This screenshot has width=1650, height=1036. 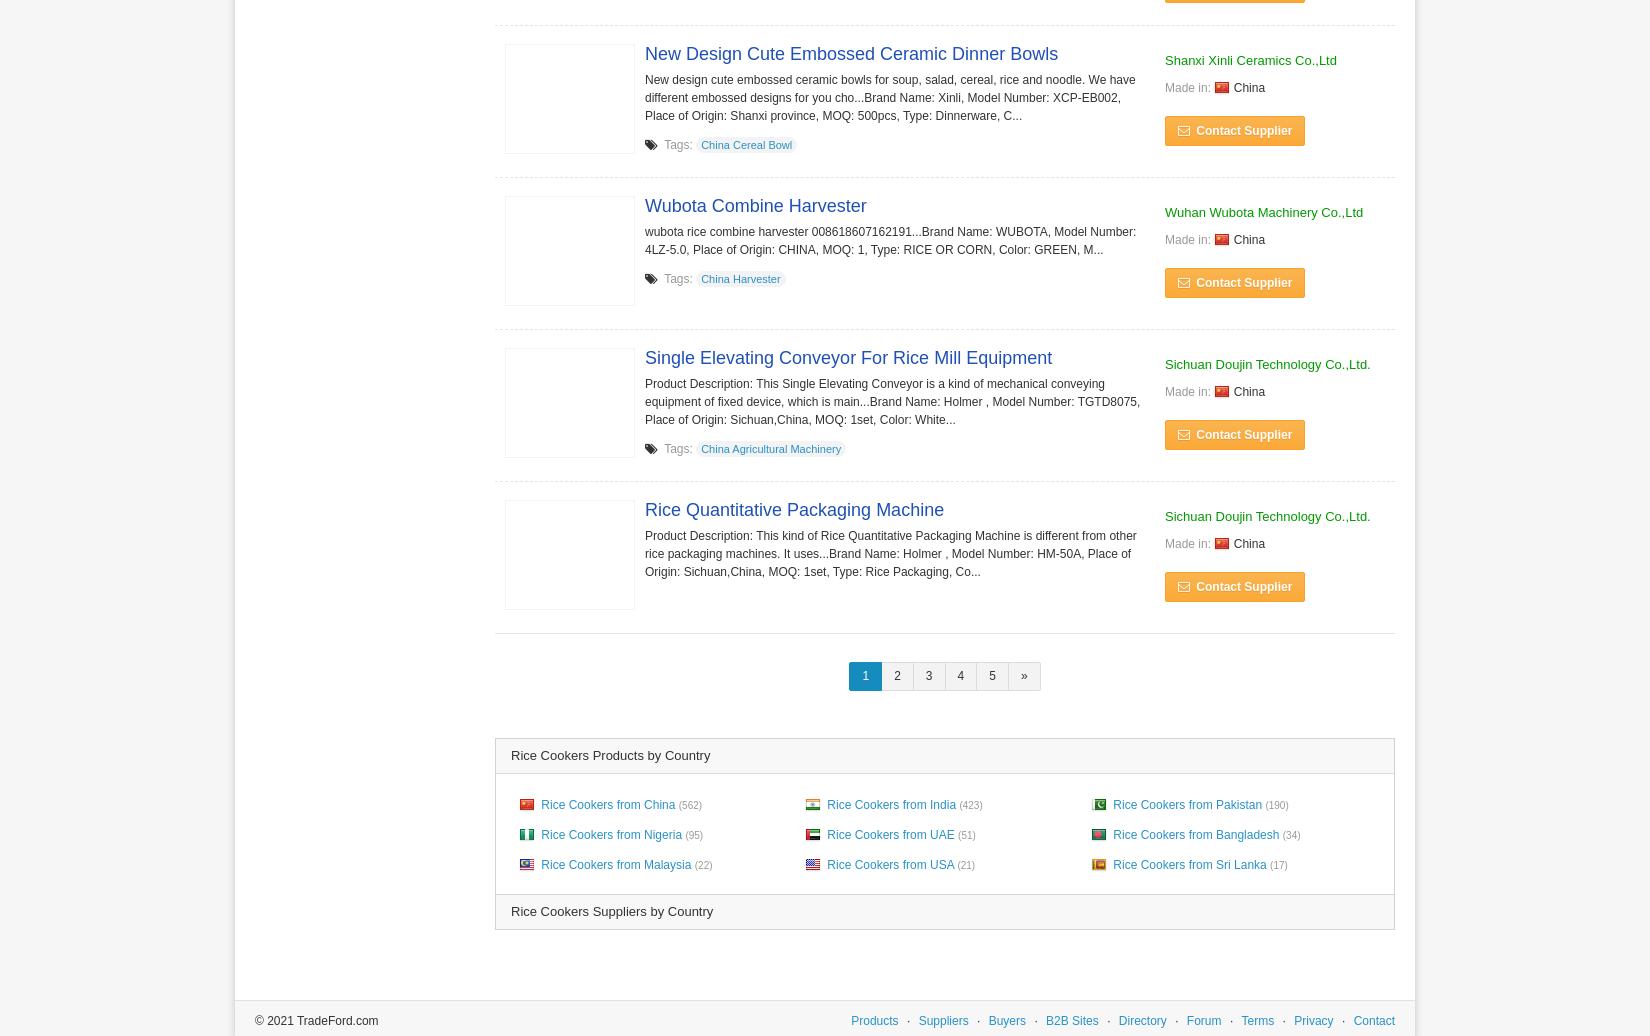 I want to click on 'China Agricultural Machinery', so click(x=699, y=449).